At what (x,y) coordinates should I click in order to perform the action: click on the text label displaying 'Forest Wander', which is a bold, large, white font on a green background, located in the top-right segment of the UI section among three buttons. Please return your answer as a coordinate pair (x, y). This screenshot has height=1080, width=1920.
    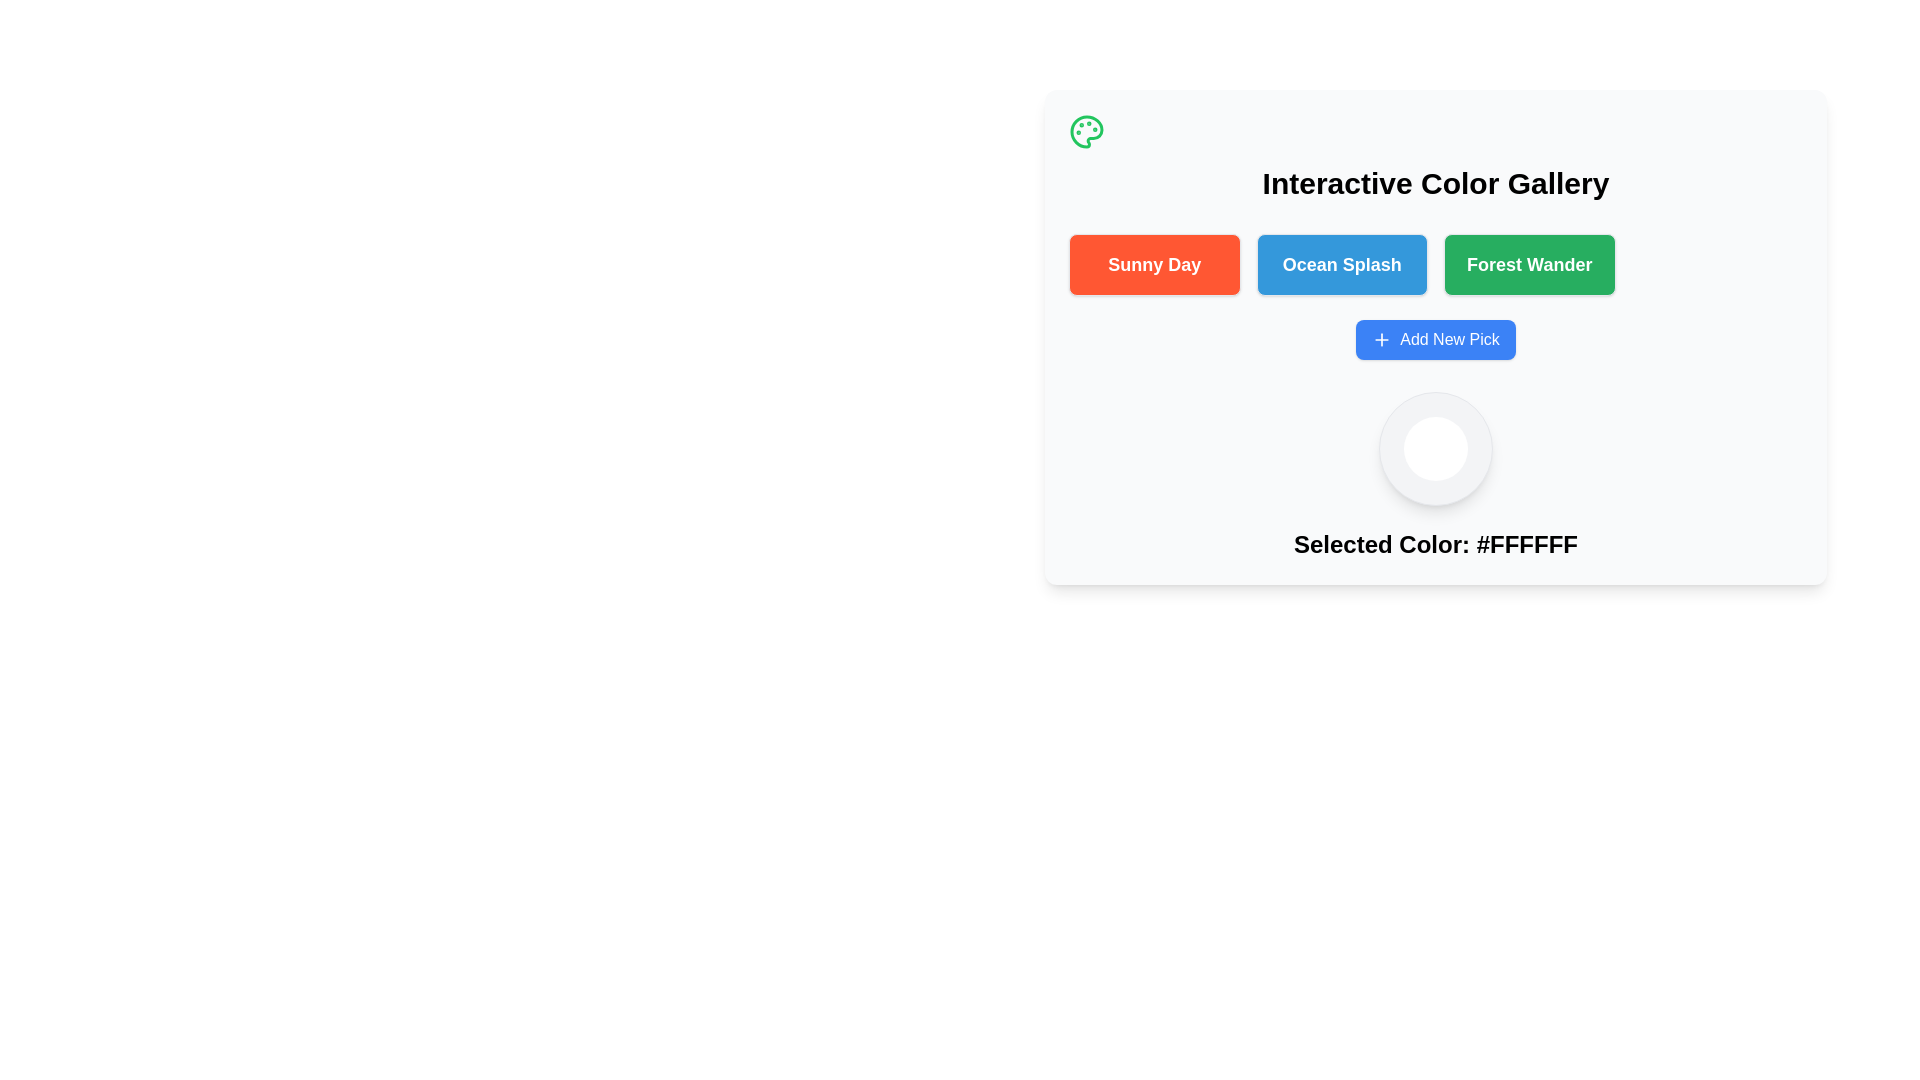
    Looking at the image, I should click on (1528, 264).